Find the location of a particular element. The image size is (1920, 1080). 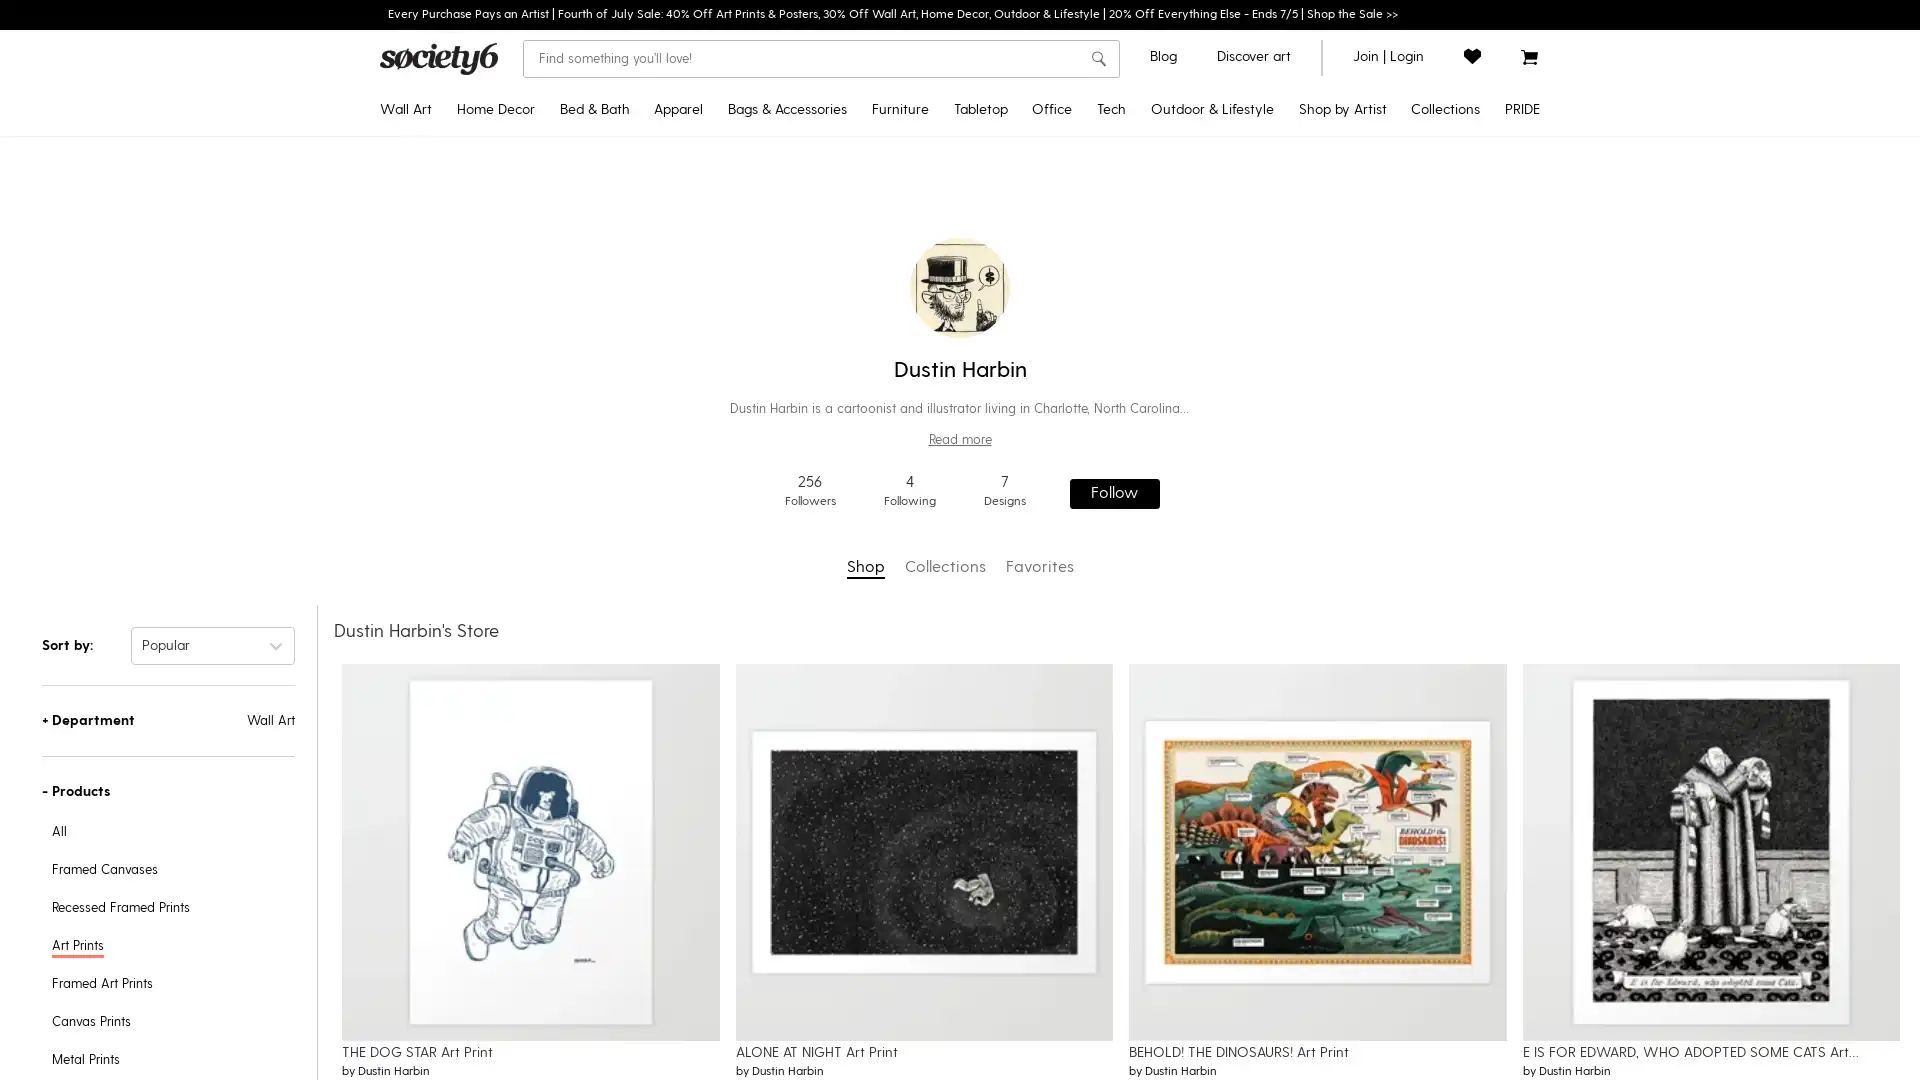

Wood Wall Art is located at coordinates (470, 482).